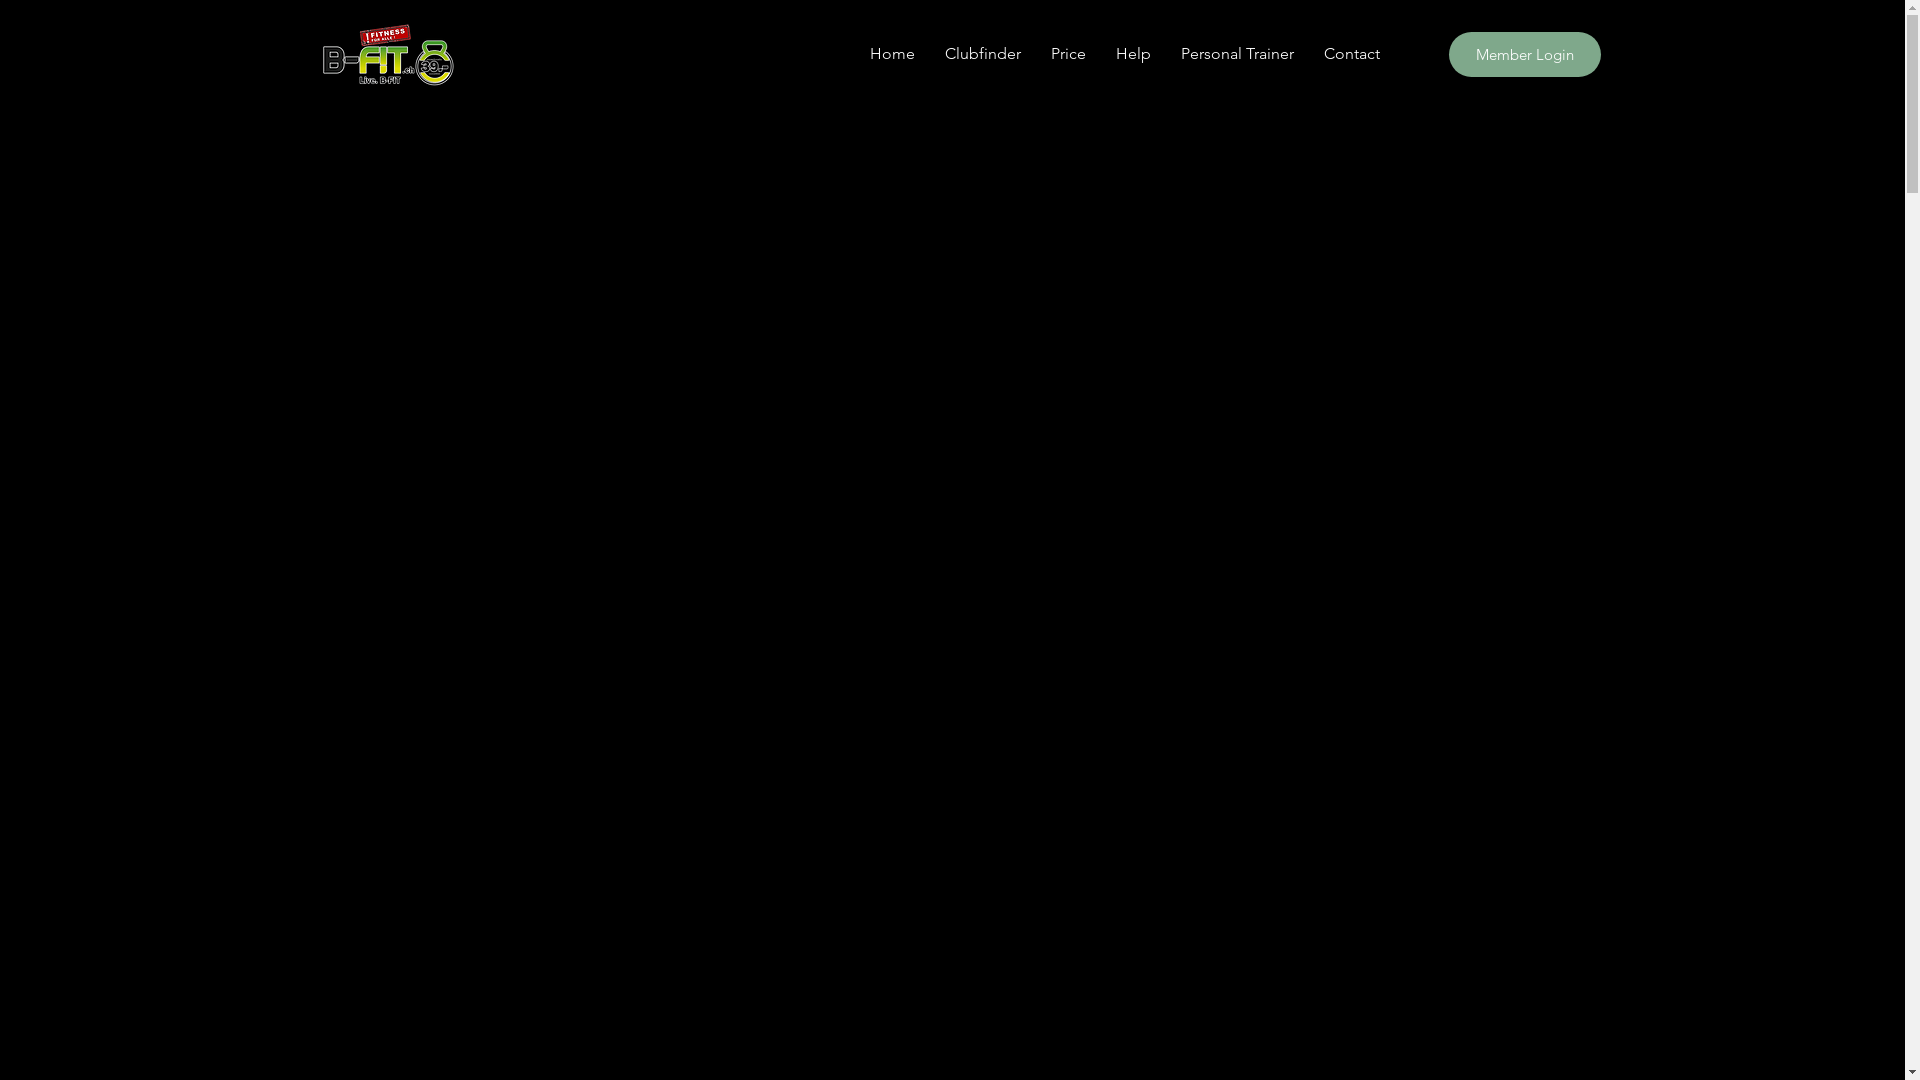 The image size is (1920, 1080). What do you see at coordinates (1308, 53) in the screenshot?
I see `'Contact'` at bounding box center [1308, 53].